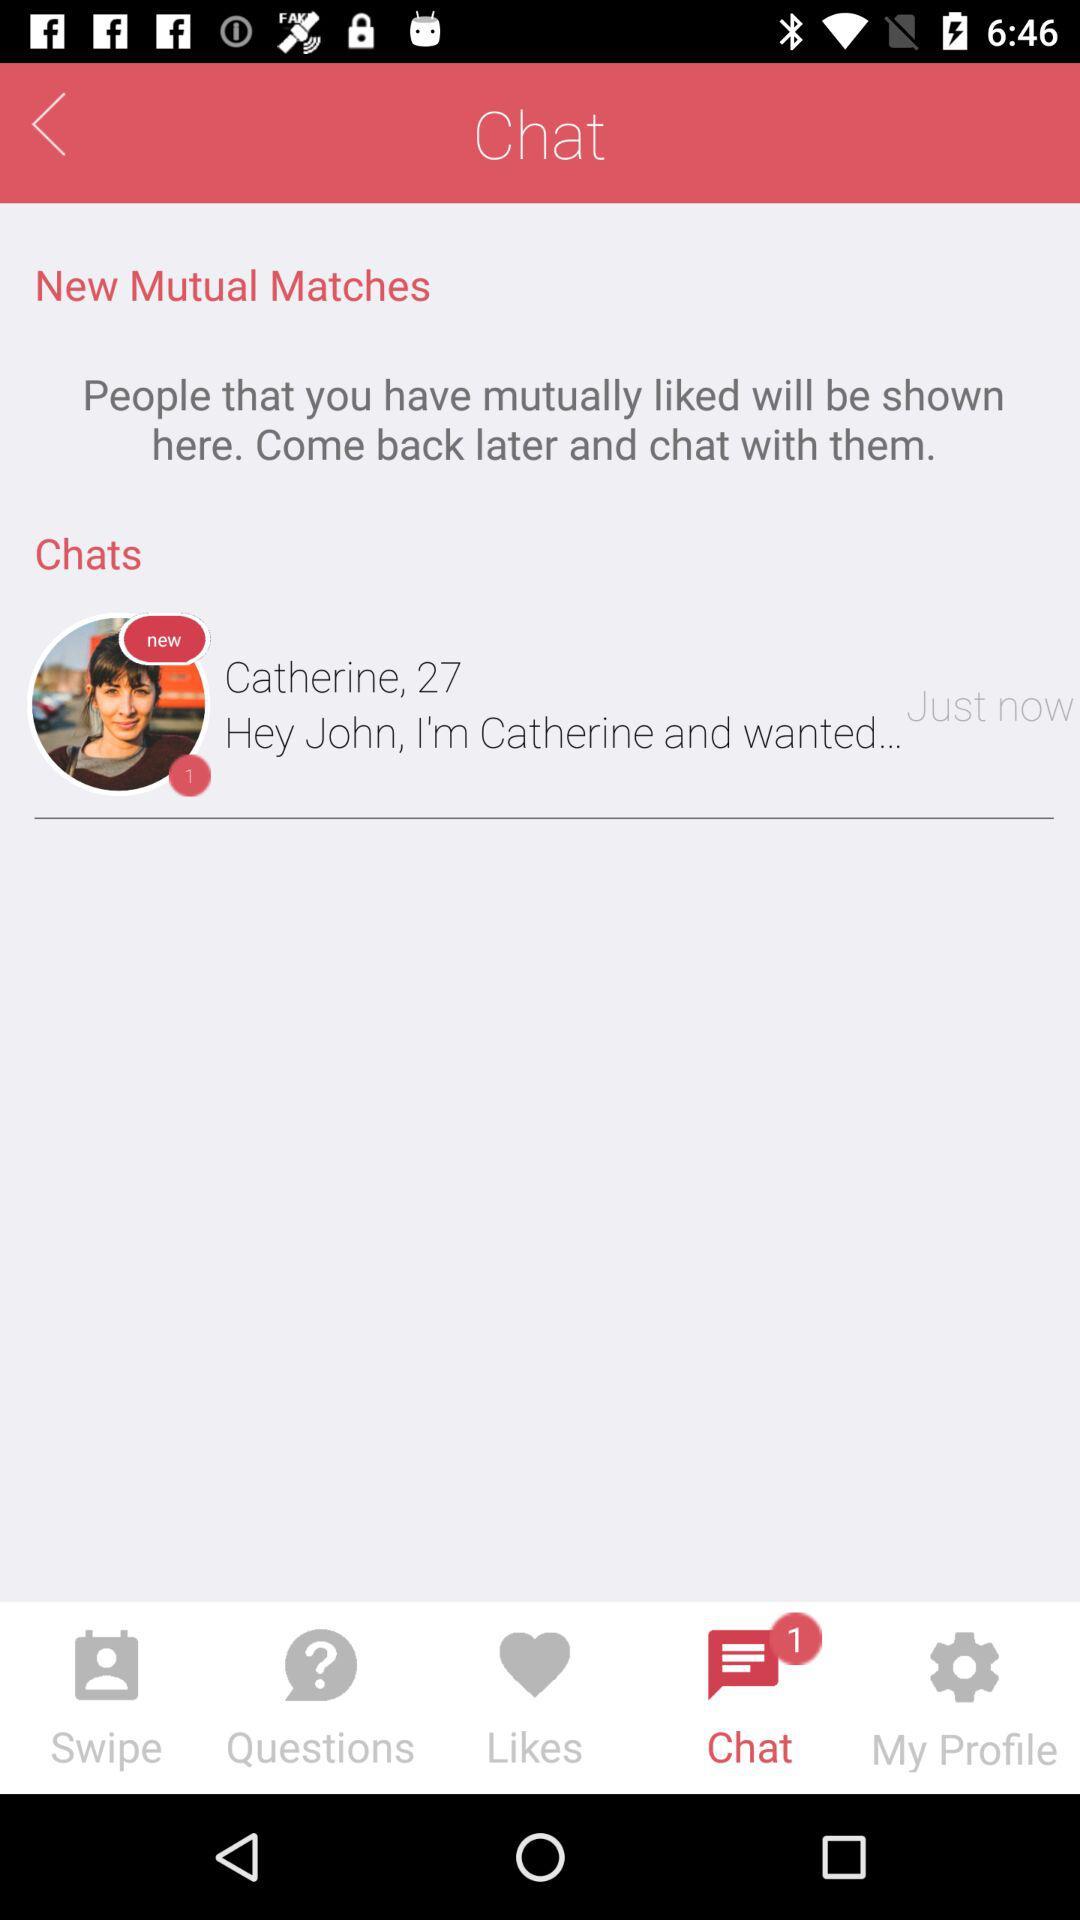 The width and height of the screenshot is (1080, 1920). Describe the element at coordinates (47, 123) in the screenshot. I see `the arrow_backward icon` at that location.